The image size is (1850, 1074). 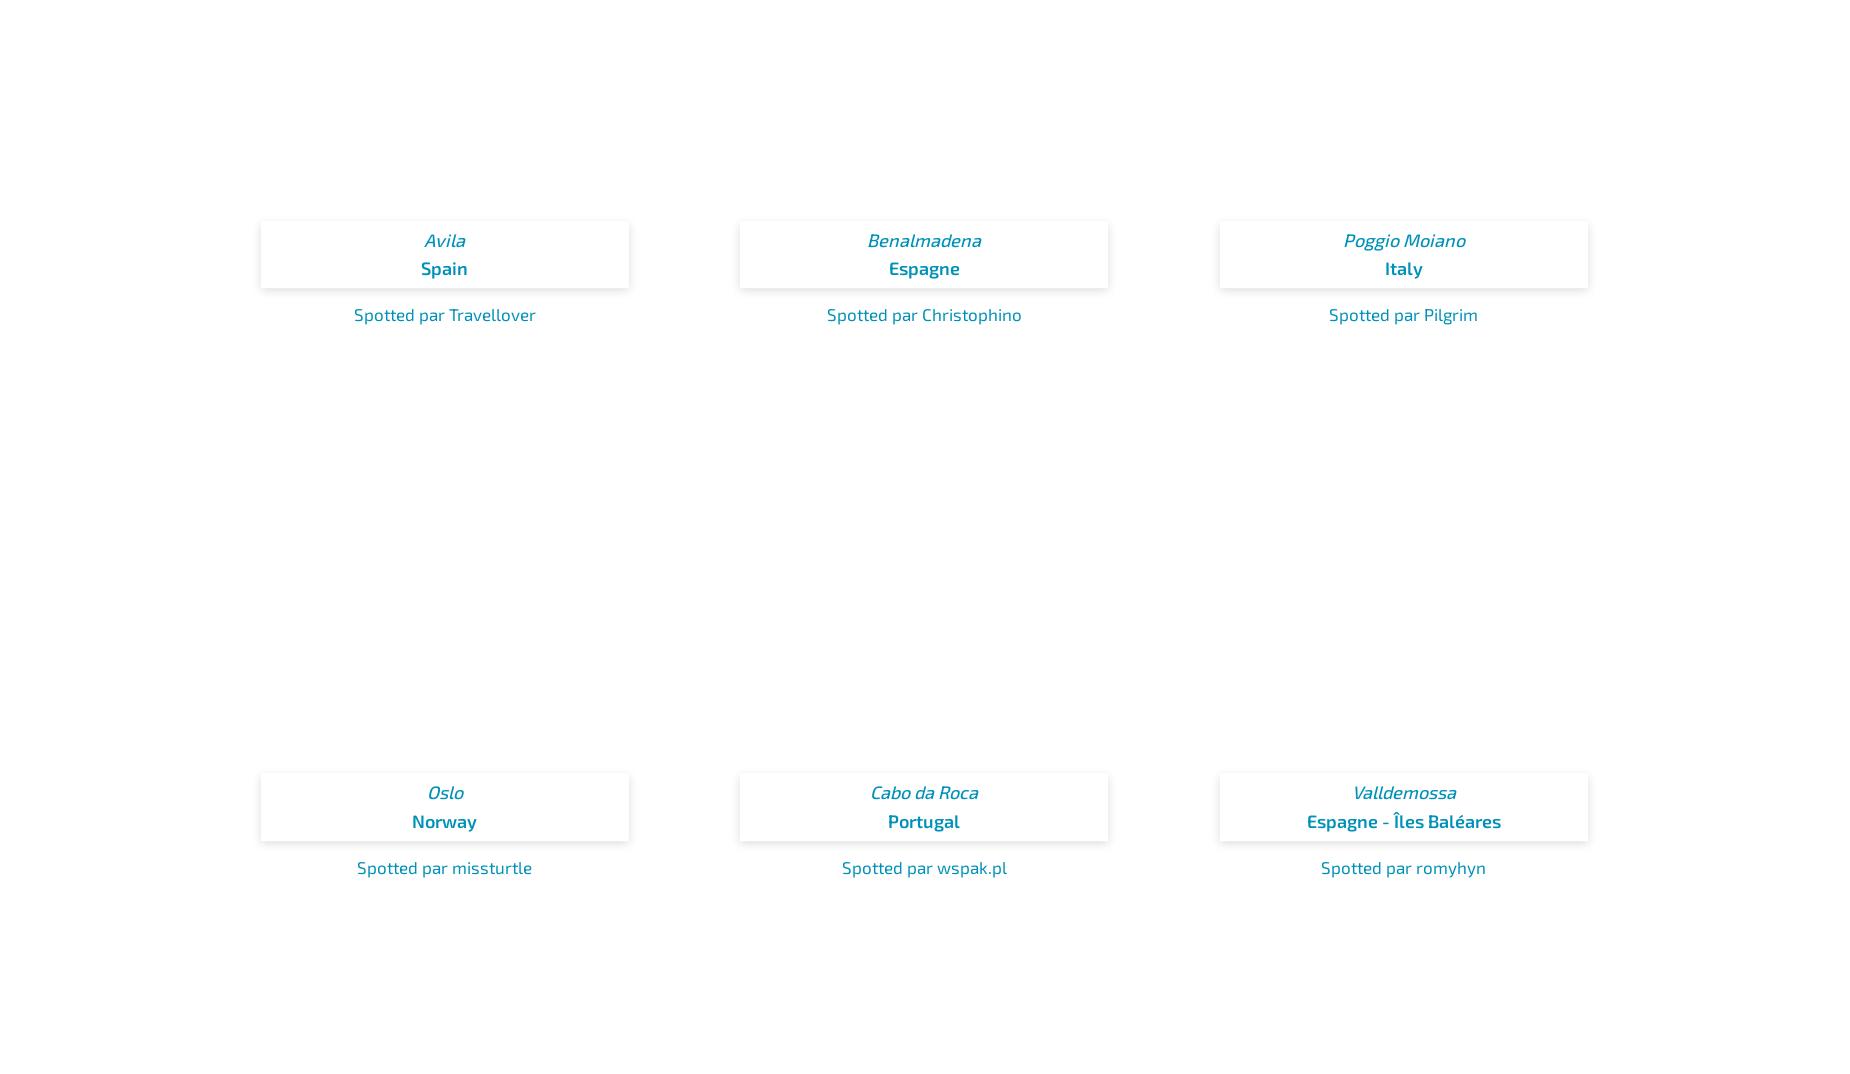 What do you see at coordinates (924, 237) in the screenshot?
I see `'Benalmadena'` at bounding box center [924, 237].